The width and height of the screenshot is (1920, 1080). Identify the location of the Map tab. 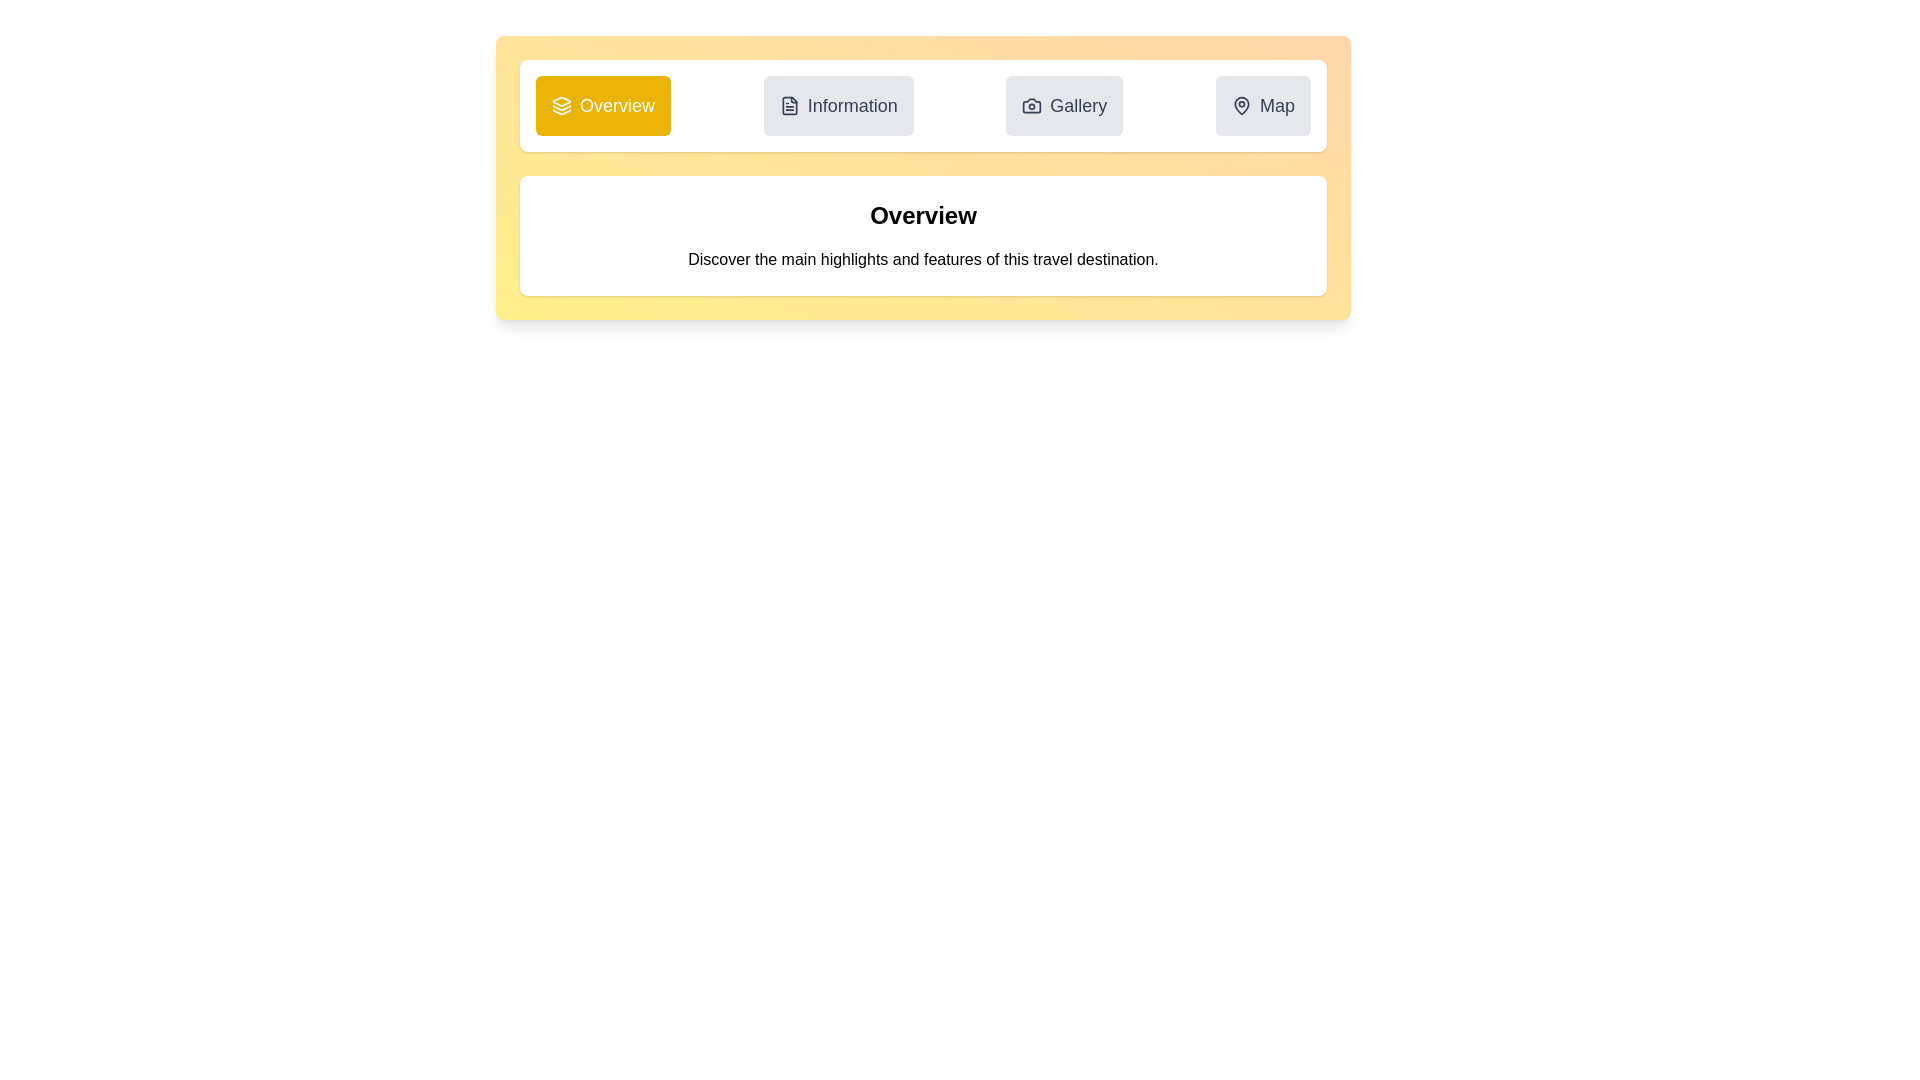
(1262, 105).